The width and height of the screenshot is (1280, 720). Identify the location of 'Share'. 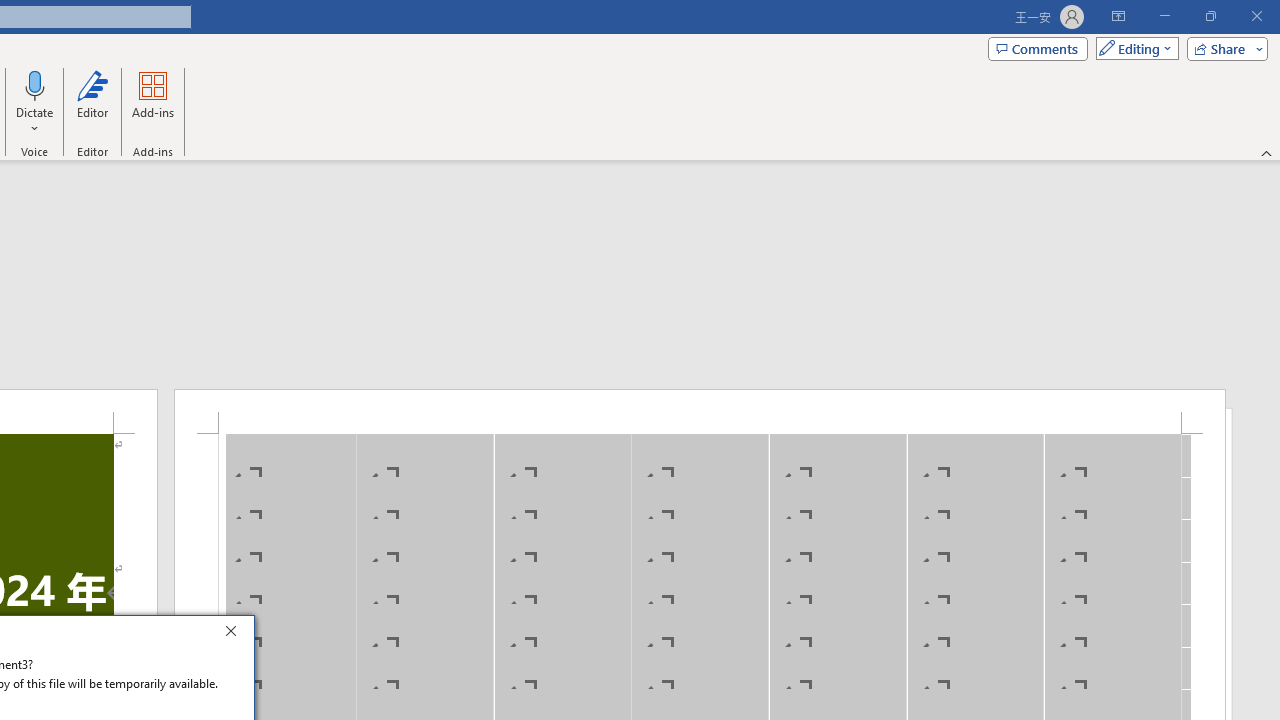
(1222, 47).